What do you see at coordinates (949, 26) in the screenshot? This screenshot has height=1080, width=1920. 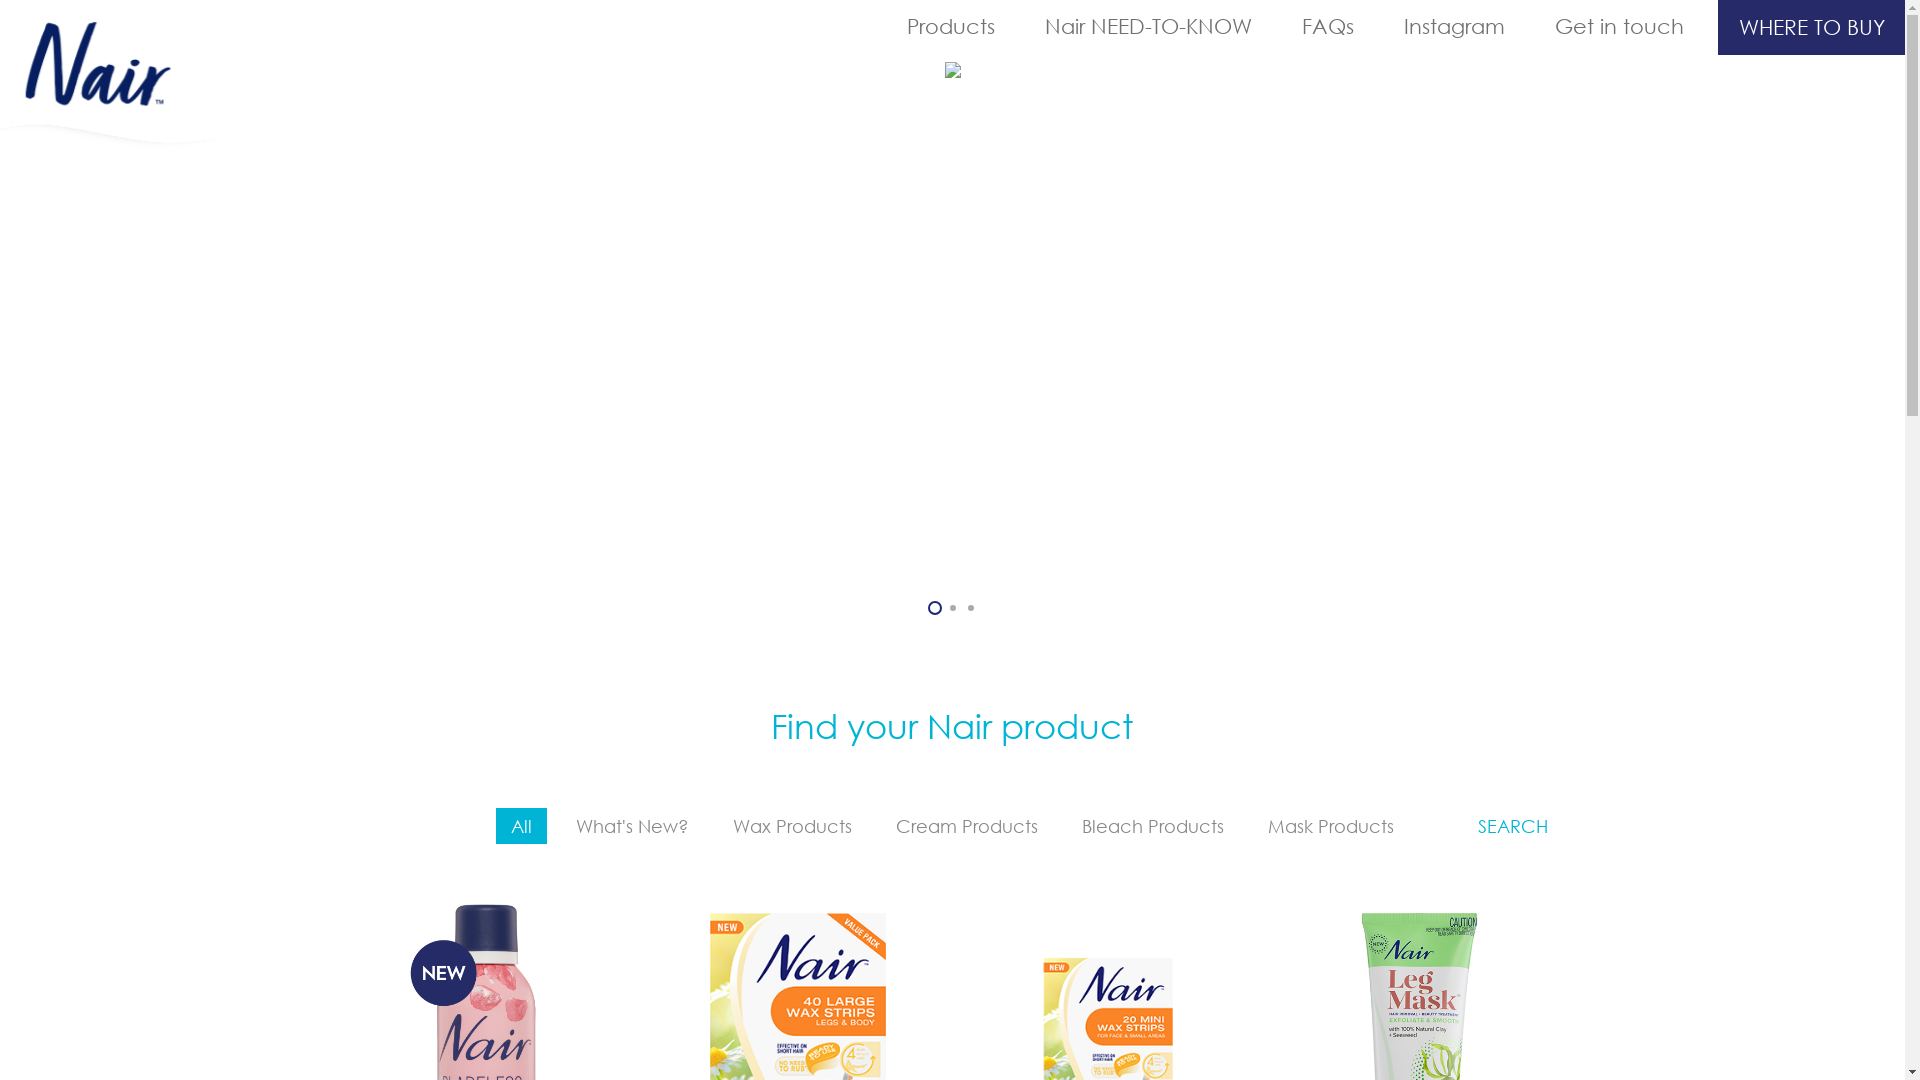 I see `'Products'` at bounding box center [949, 26].